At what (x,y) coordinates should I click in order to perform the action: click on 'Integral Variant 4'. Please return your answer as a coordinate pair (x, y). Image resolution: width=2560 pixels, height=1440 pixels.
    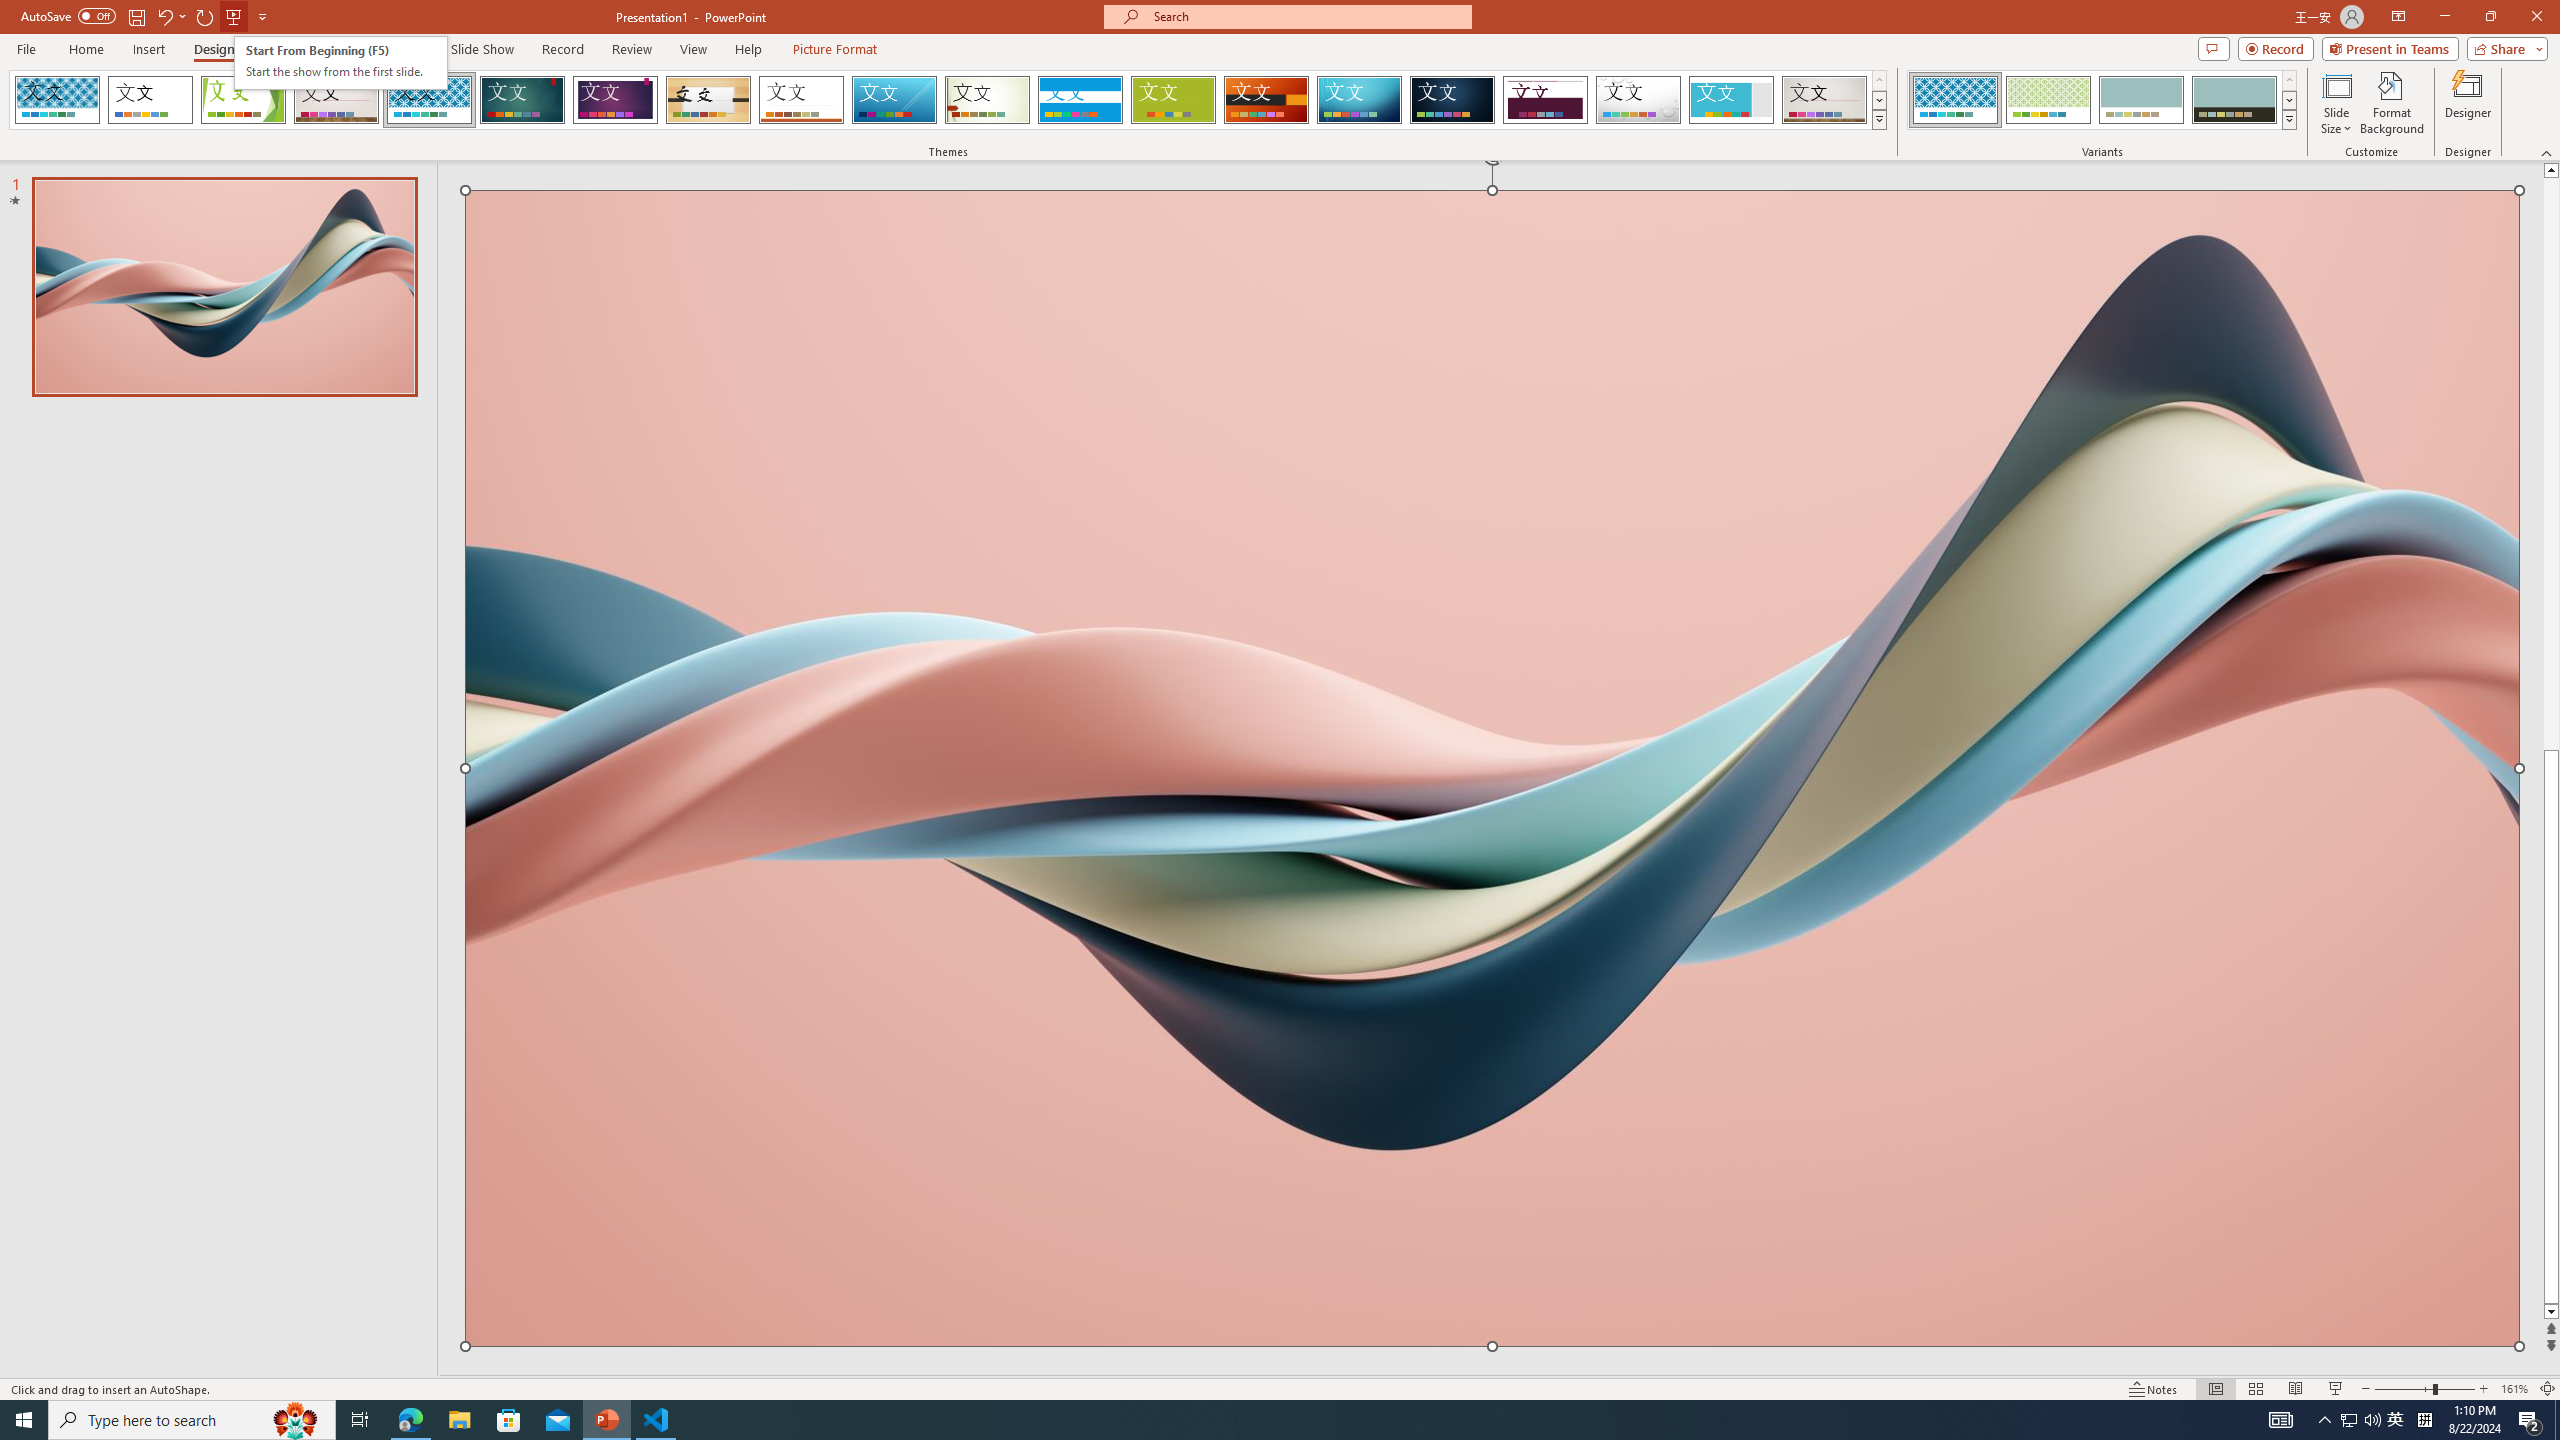
    Looking at the image, I should click on (2233, 99).